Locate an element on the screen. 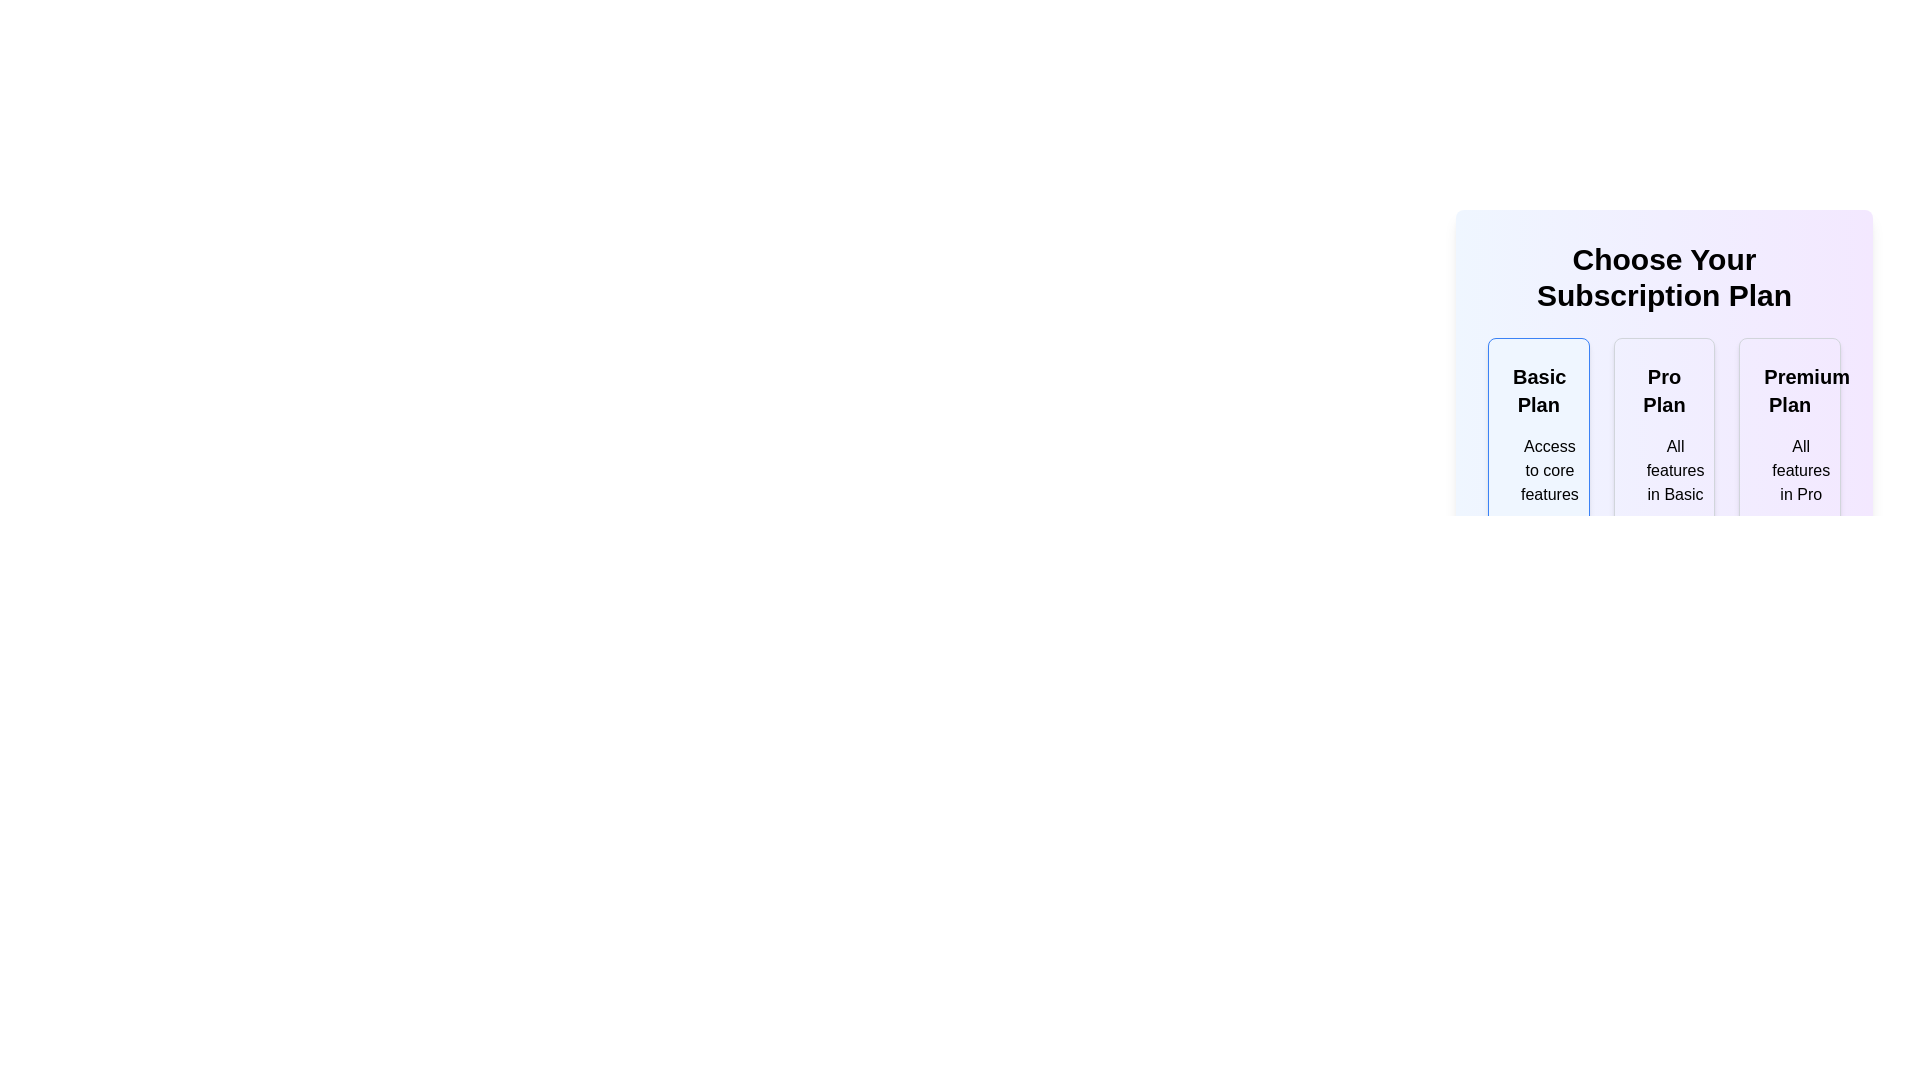  the text label that identifies the 'Basic Plan' subscription option, located at the top of the leftmost card in the subscription options layout is located at coordinates (1537, 390).